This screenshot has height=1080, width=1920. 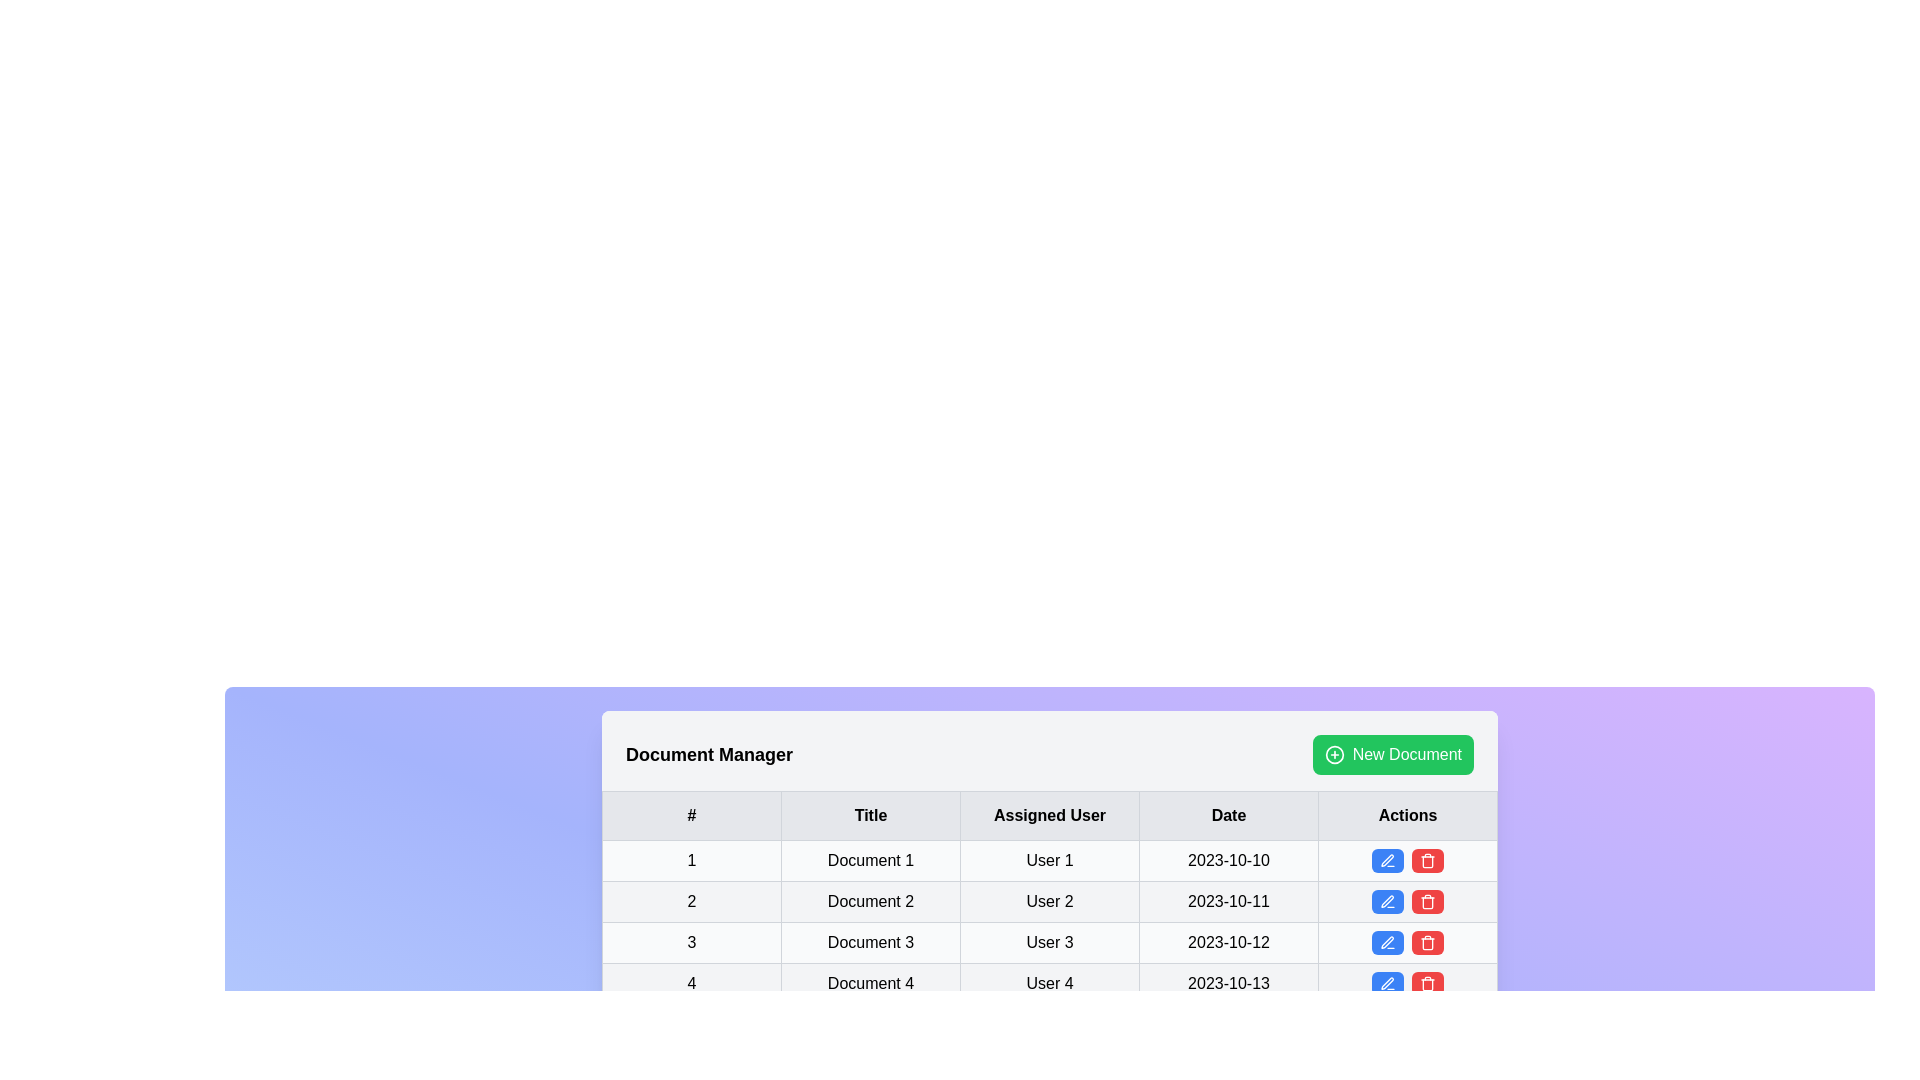 What do you see at coordinates (1334, 755) in the screenshot?
I see `the new document icon located at the leftmost position of the 'New Document' button in the top-right corner of the Document Manager section` at bounding box center [1334, 755].